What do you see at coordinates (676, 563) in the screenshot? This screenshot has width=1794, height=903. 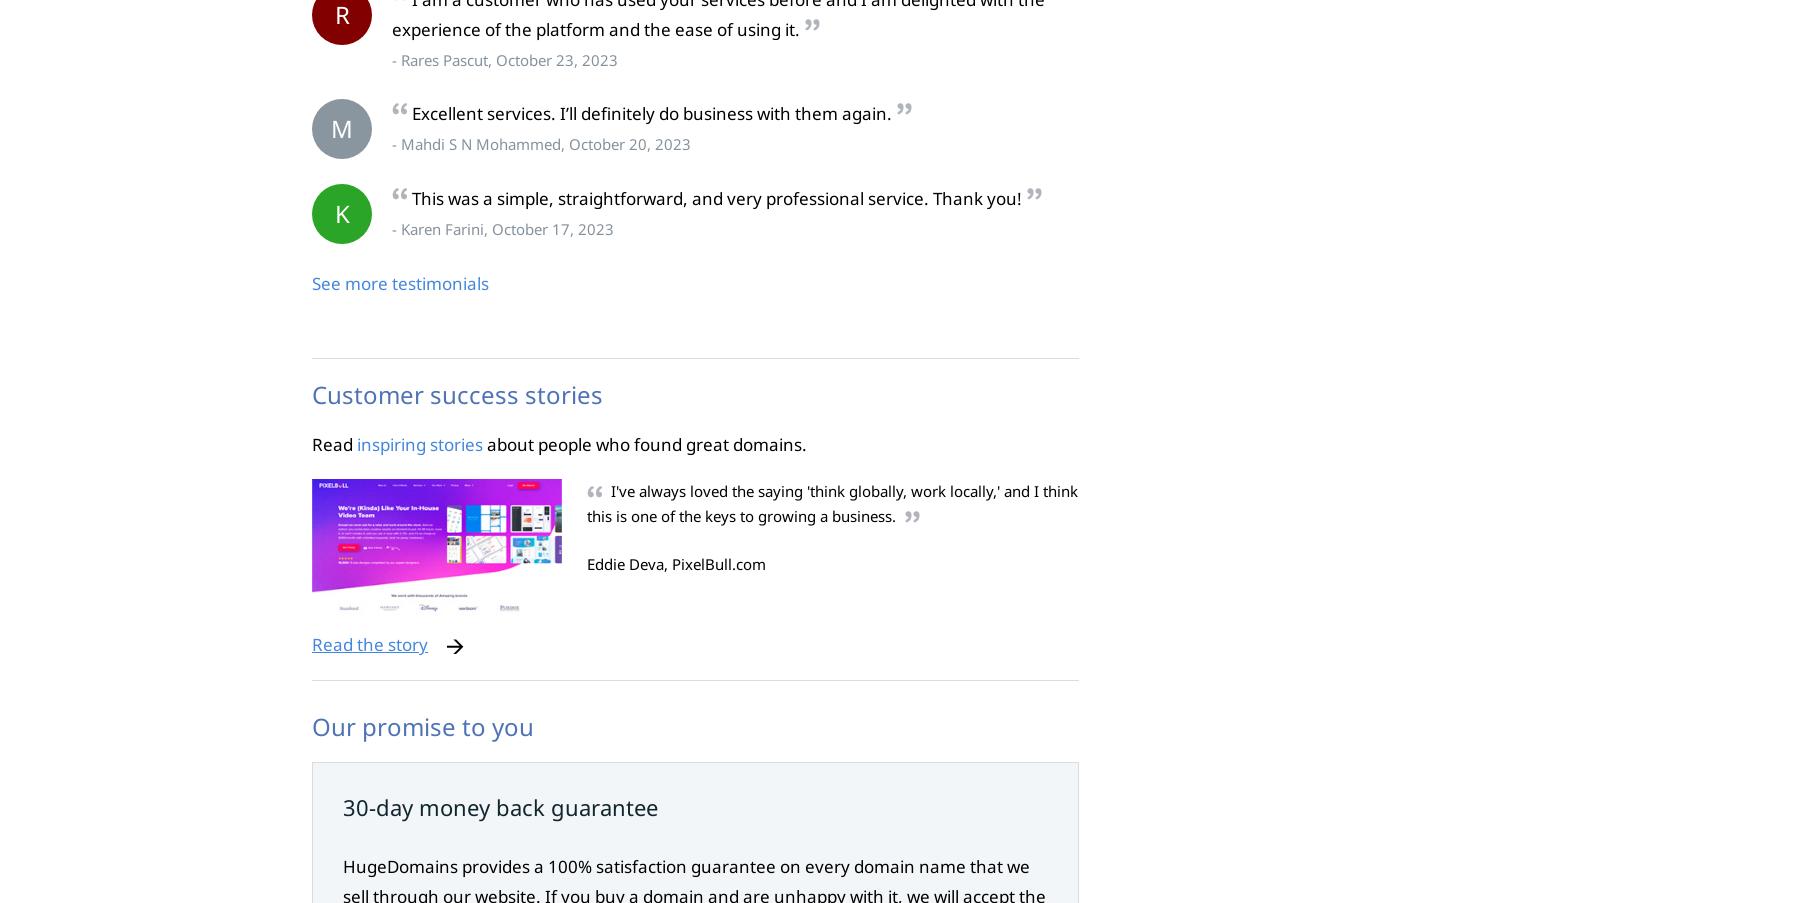 I see `'Eddie Deva, PixelBull.com'` at bounding box center [676, 563].